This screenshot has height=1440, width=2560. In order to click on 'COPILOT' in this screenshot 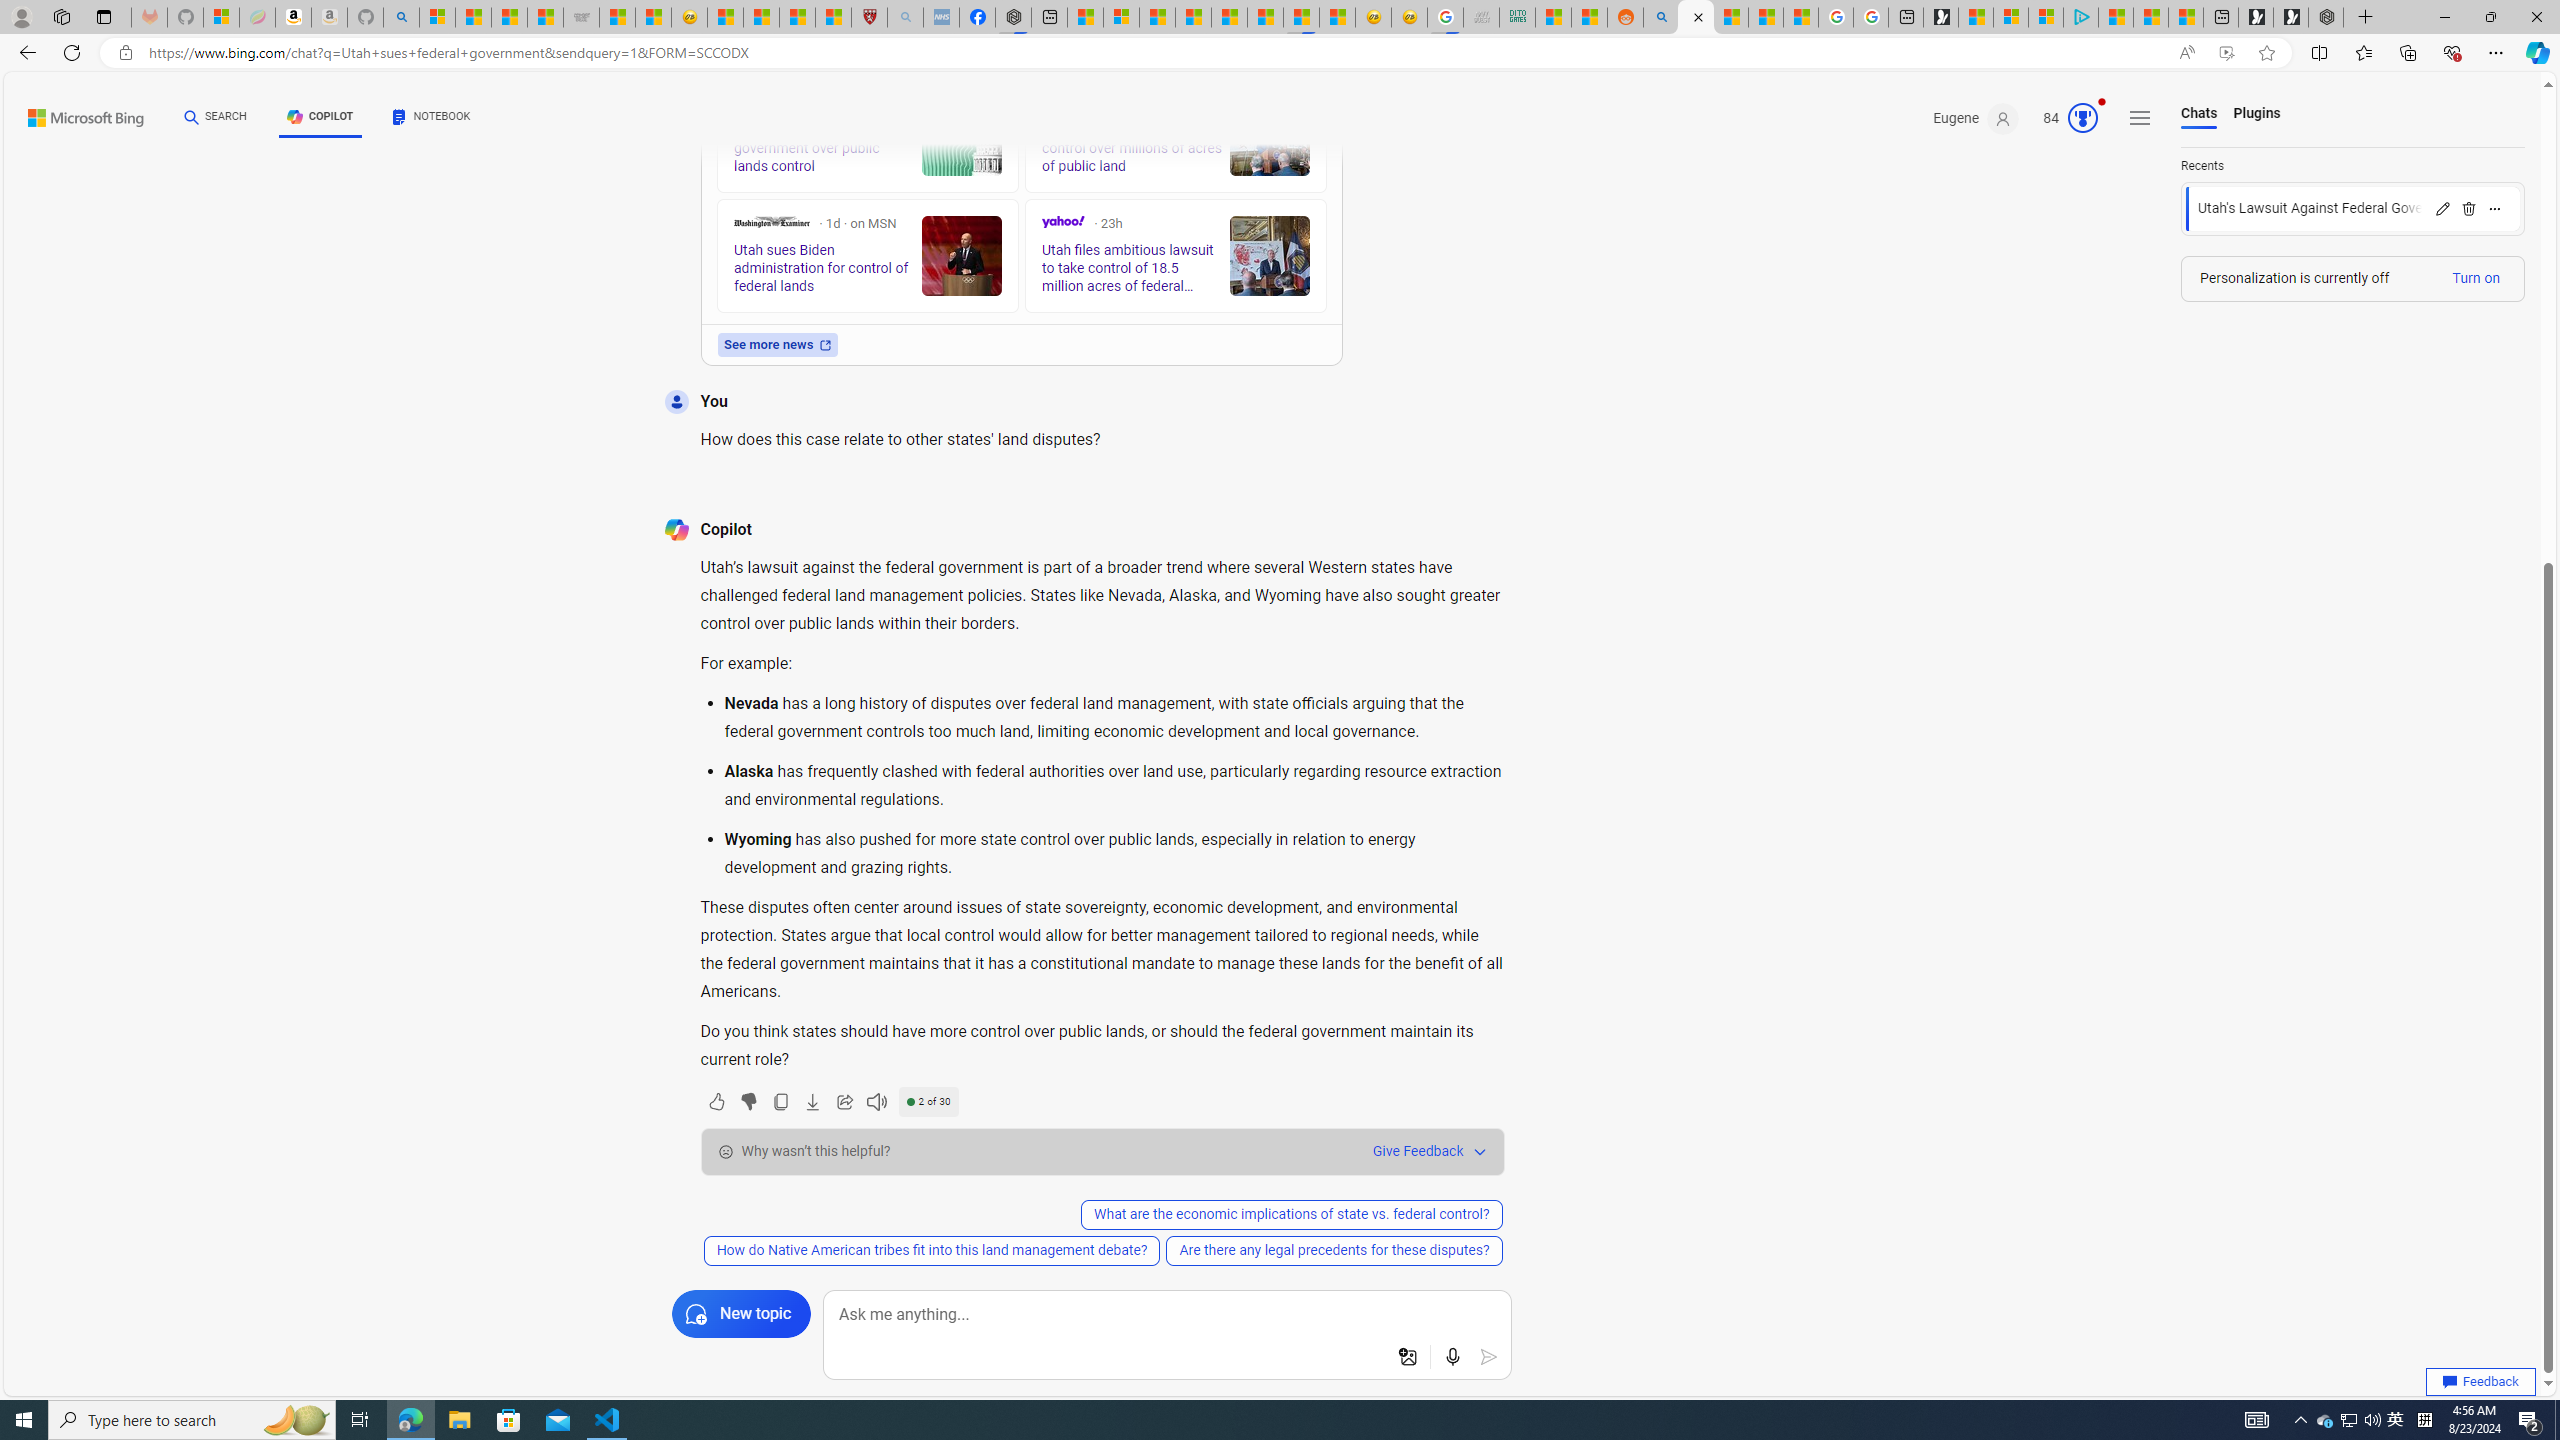, I will do `click(319, 116)`.